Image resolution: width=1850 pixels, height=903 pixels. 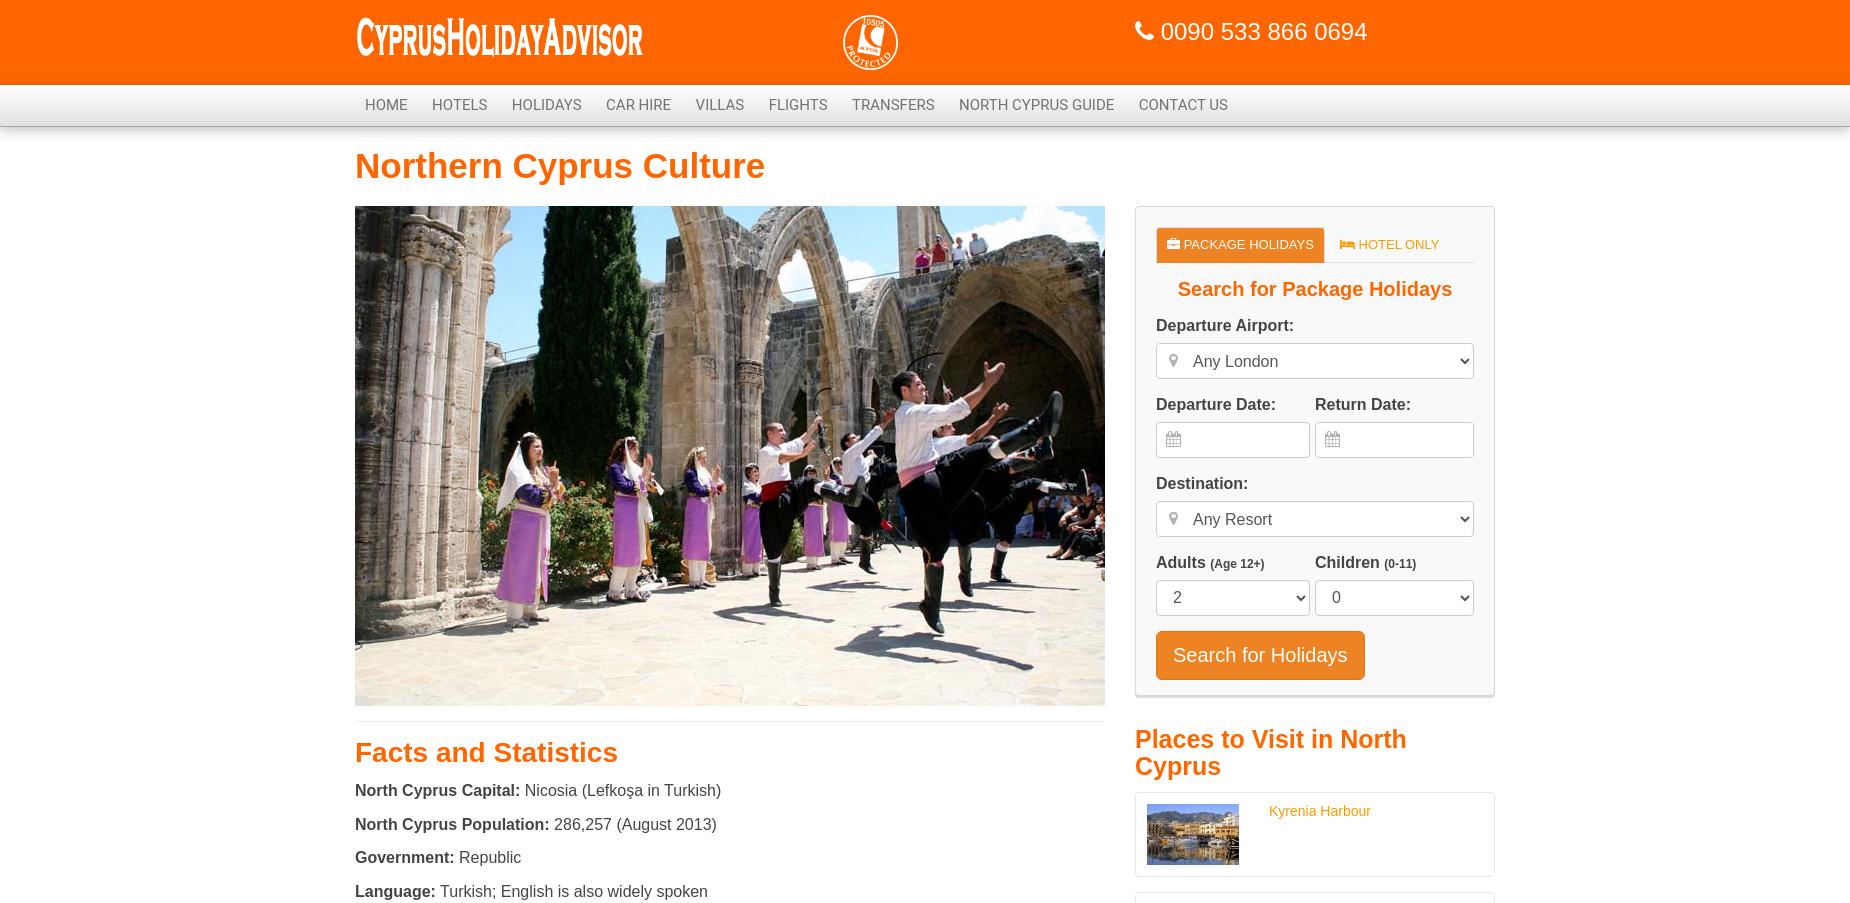 I want to click on 'Kyrenia Harbour', so click(x=1318, y=808).